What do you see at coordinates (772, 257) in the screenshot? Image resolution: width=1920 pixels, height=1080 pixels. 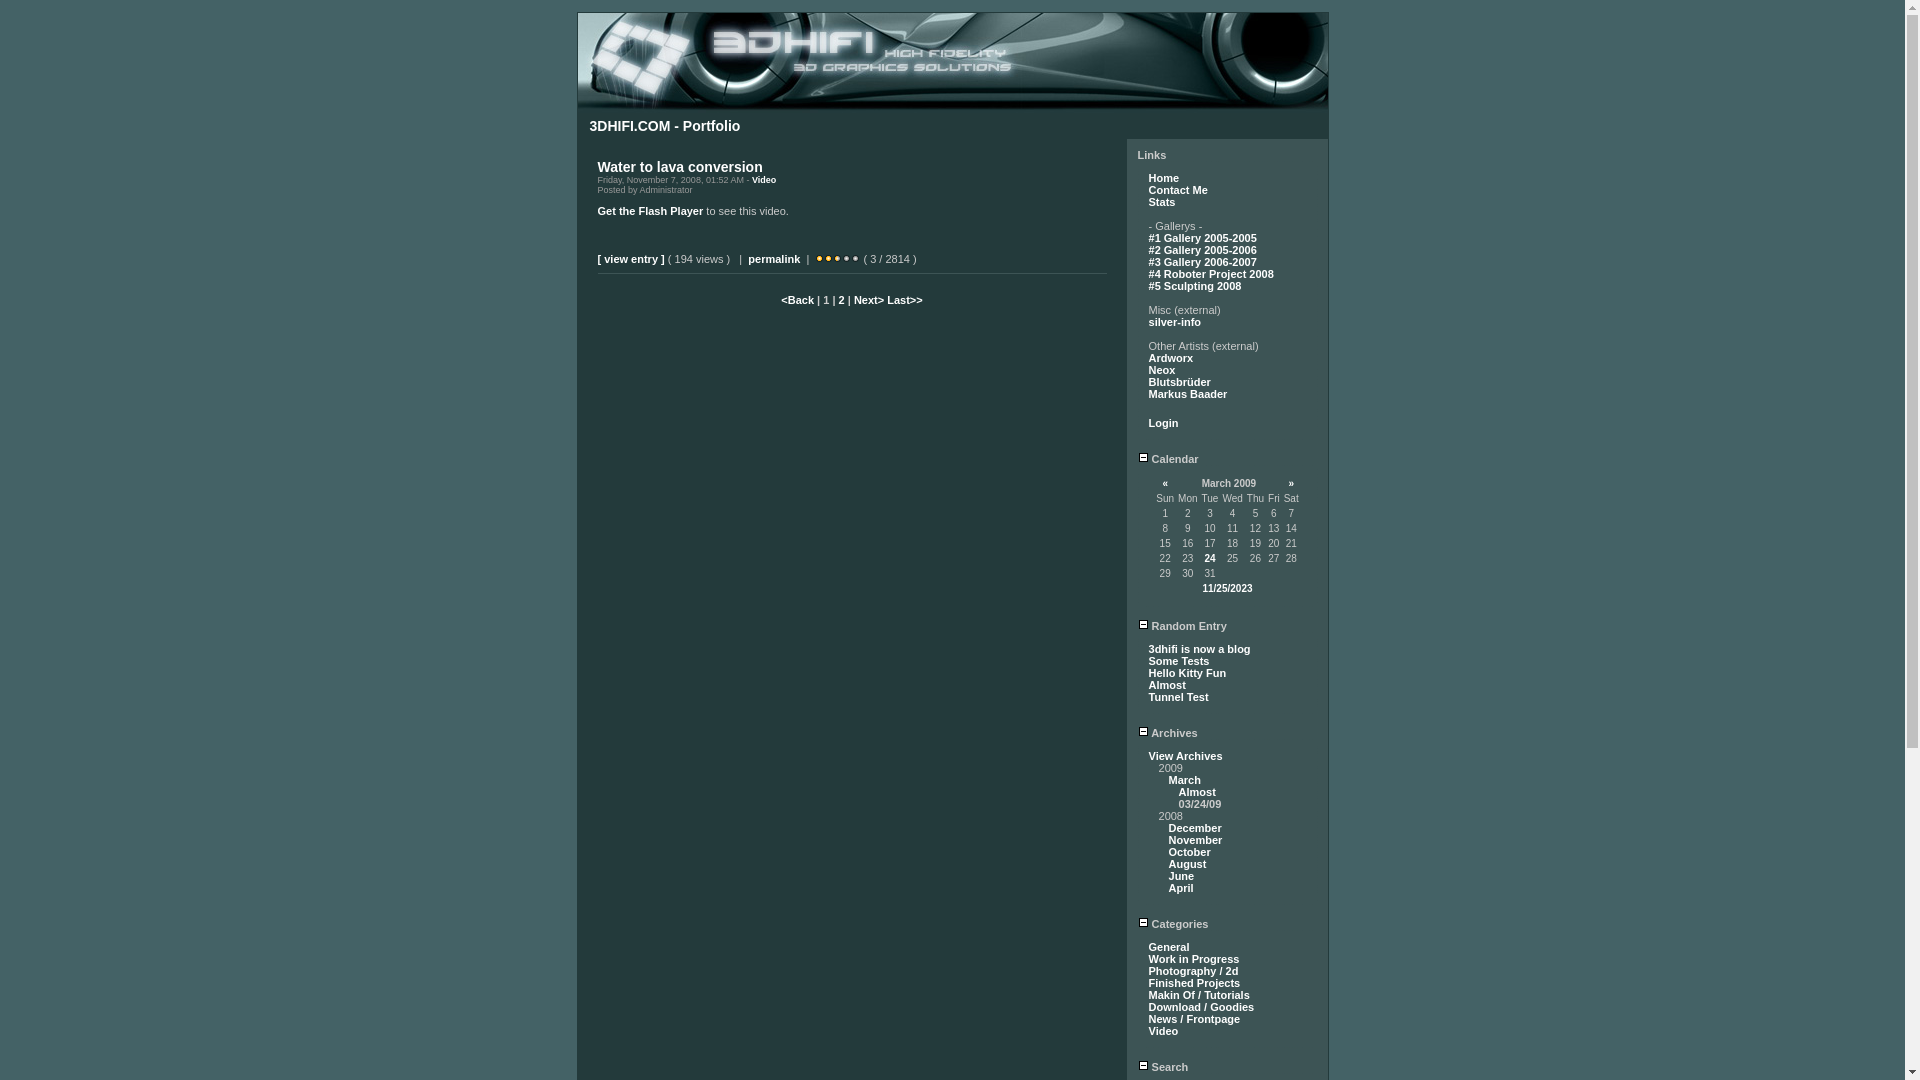 I see `'permalink'` at bounding box center [772, 257].